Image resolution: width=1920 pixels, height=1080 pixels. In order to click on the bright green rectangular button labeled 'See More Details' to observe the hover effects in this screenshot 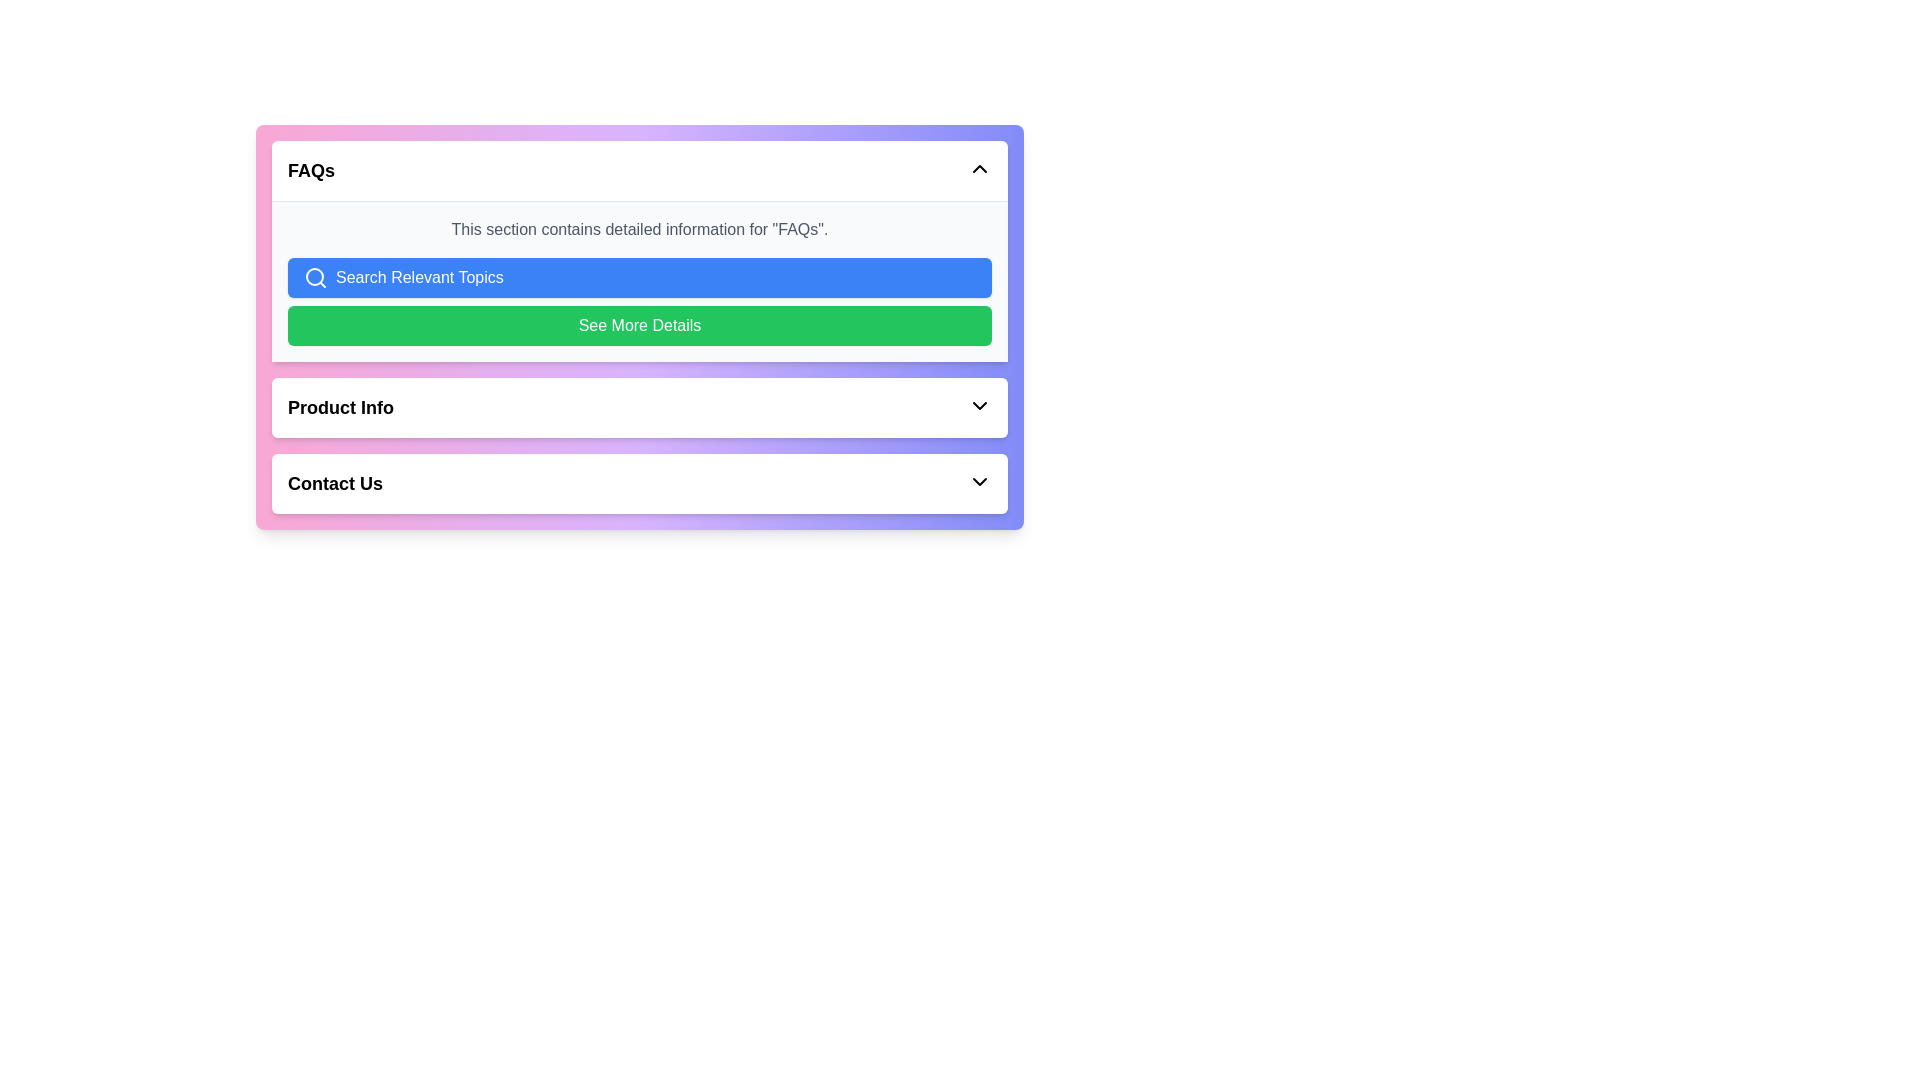, I will do `click(638, 325)`.